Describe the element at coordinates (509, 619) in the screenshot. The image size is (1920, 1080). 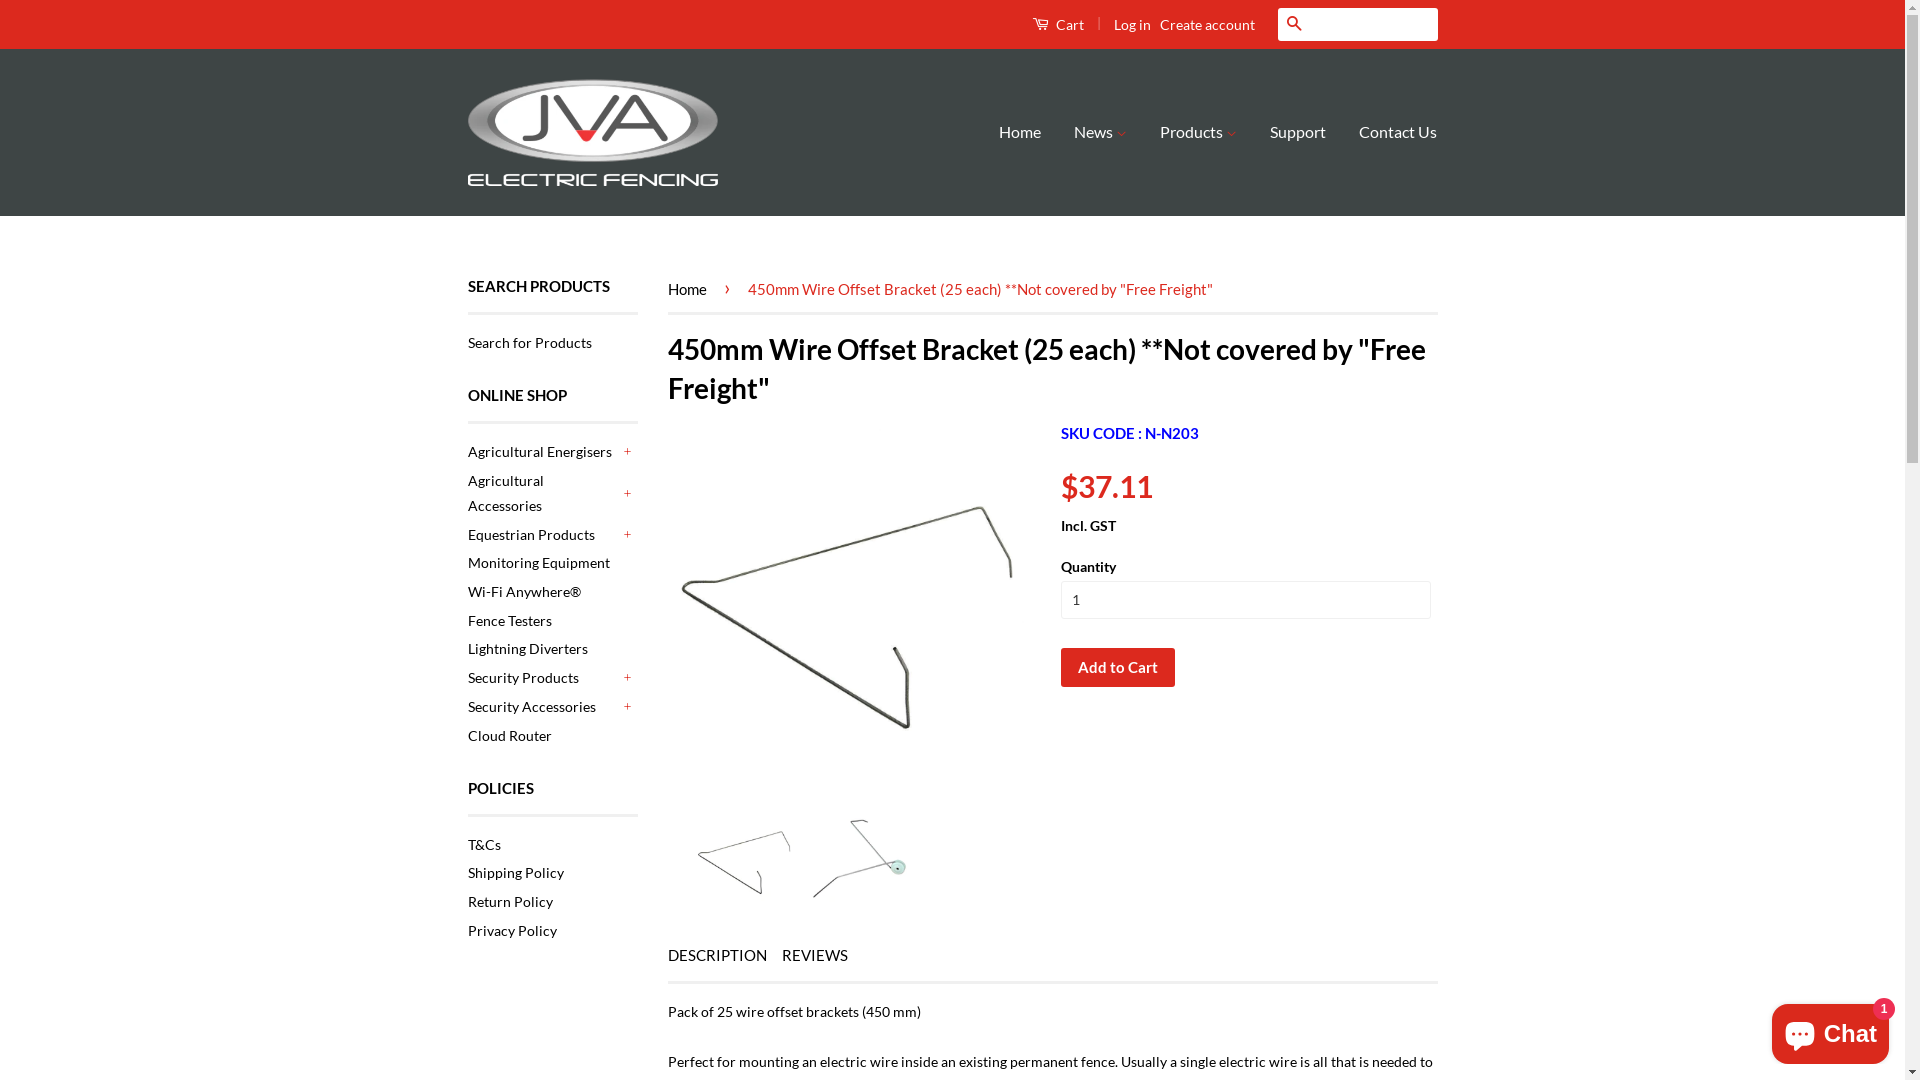
I see `'Fence Testers'` at that location.